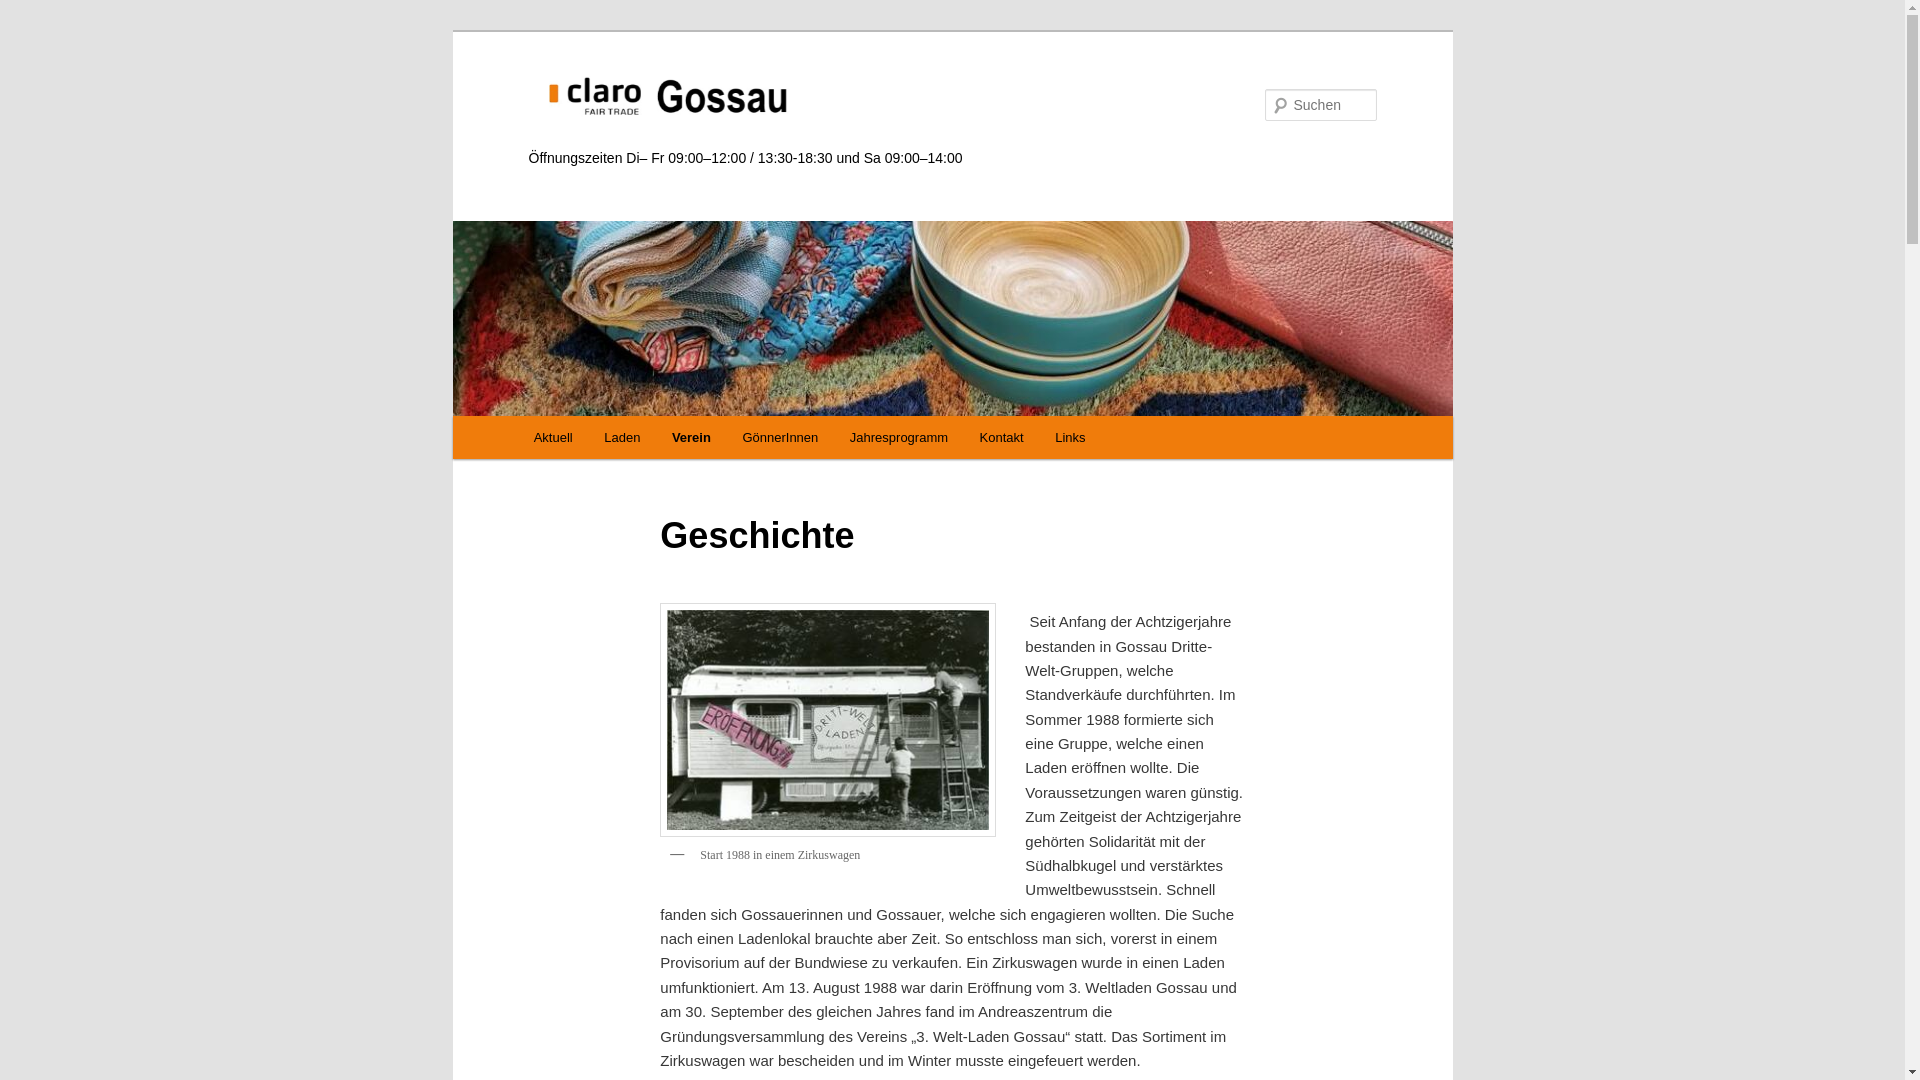 This screenshot has height=1080, width=1920. What do you see at coordinates (964, 436) in the screenshot?
I see `'Kontakt'` at bounding box center [964, 436].